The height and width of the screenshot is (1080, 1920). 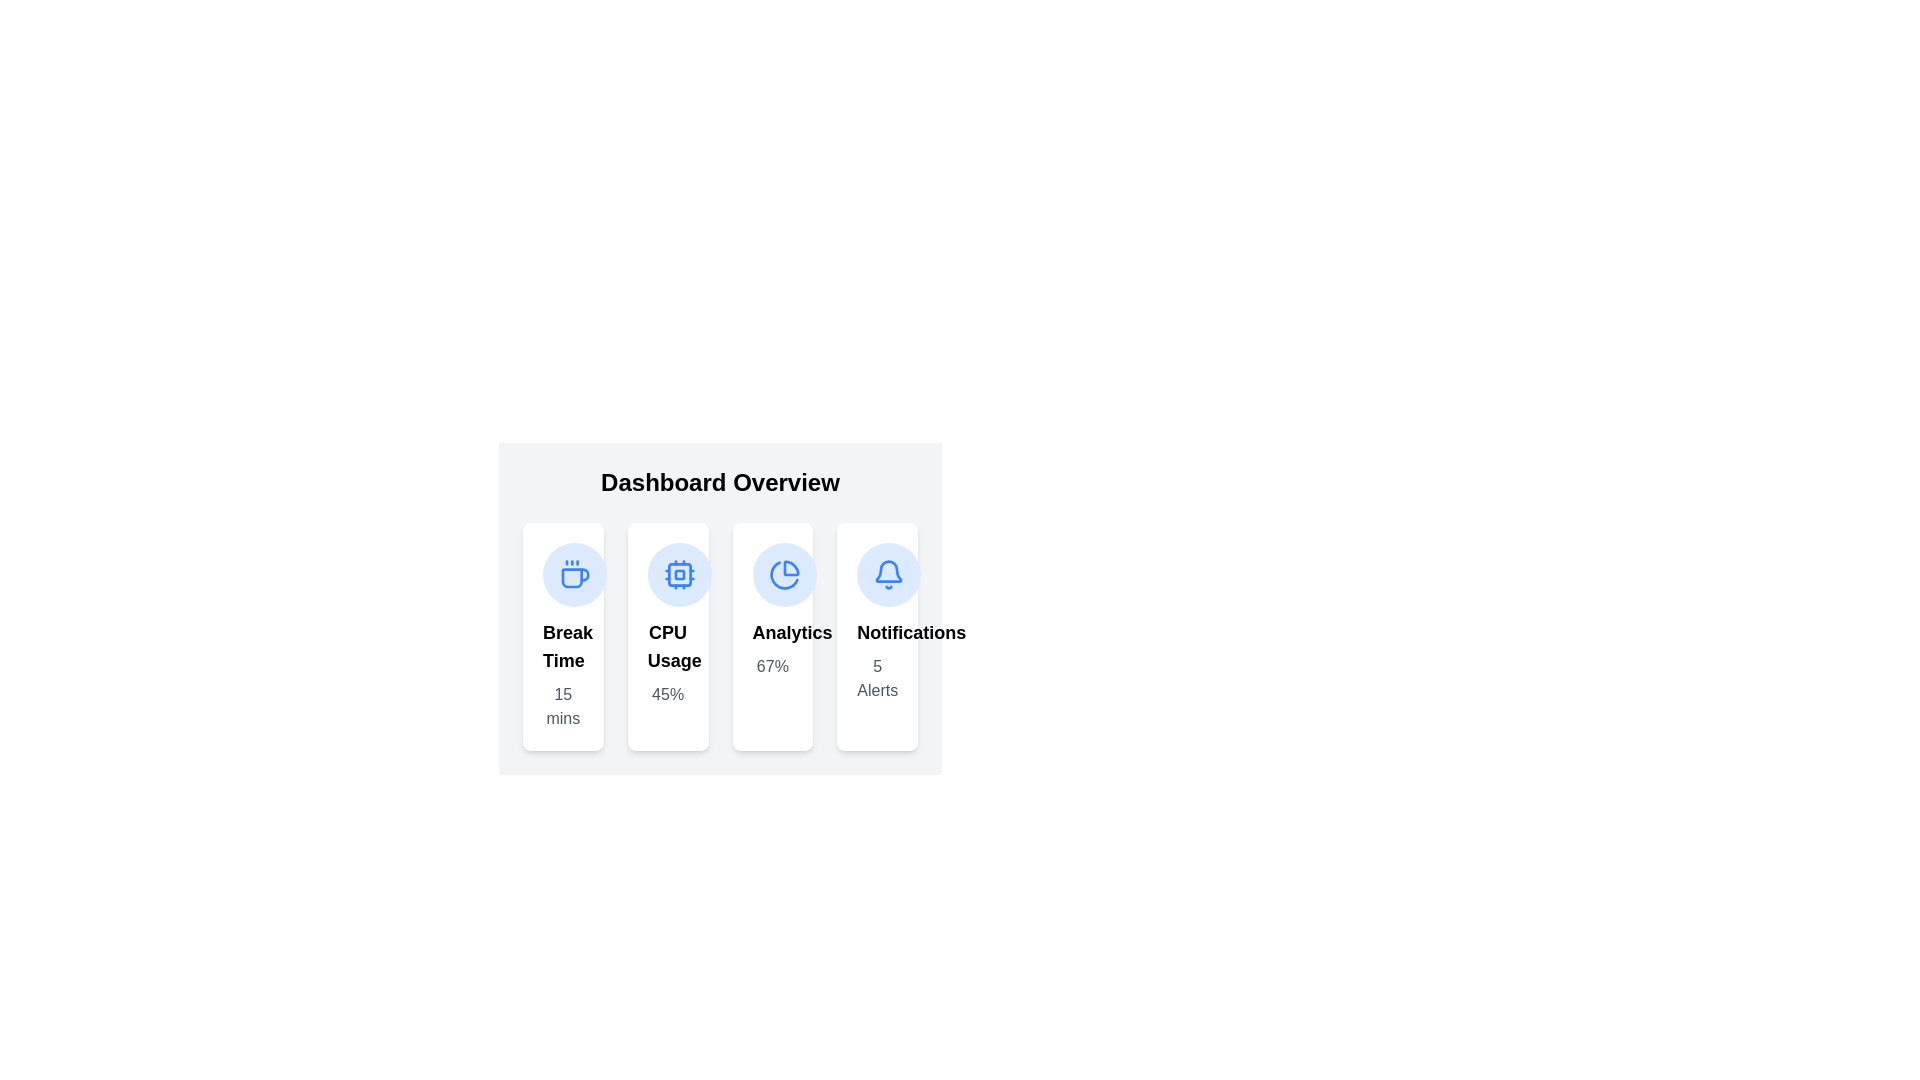 What do you see at coordinates (887, 570) in the screenshot?
I see `the bell icon representing notifications located in the bottom-right corner of the dashboard card` at bounding box center [887, 570].